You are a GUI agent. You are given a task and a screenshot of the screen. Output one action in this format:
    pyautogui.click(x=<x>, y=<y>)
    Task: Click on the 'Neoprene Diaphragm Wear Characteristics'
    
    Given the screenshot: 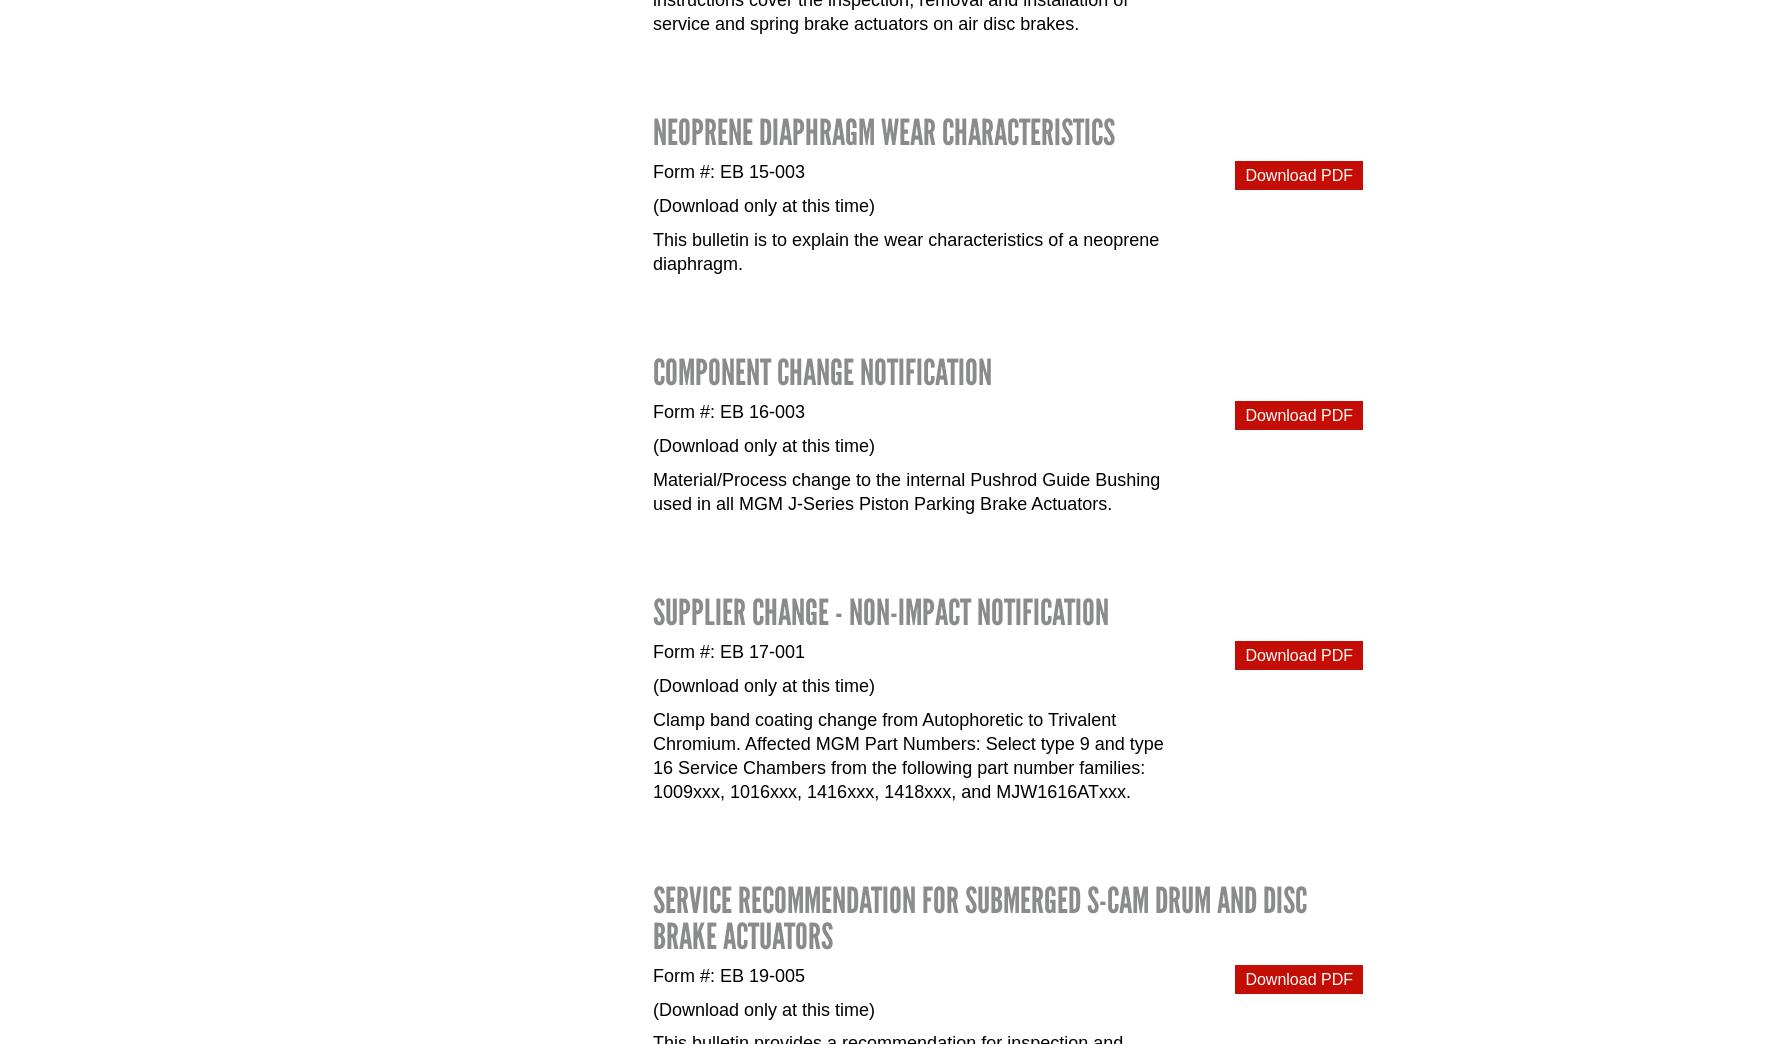 What is the action you would take?
    pyautogui.click(x=883, y=130)
    